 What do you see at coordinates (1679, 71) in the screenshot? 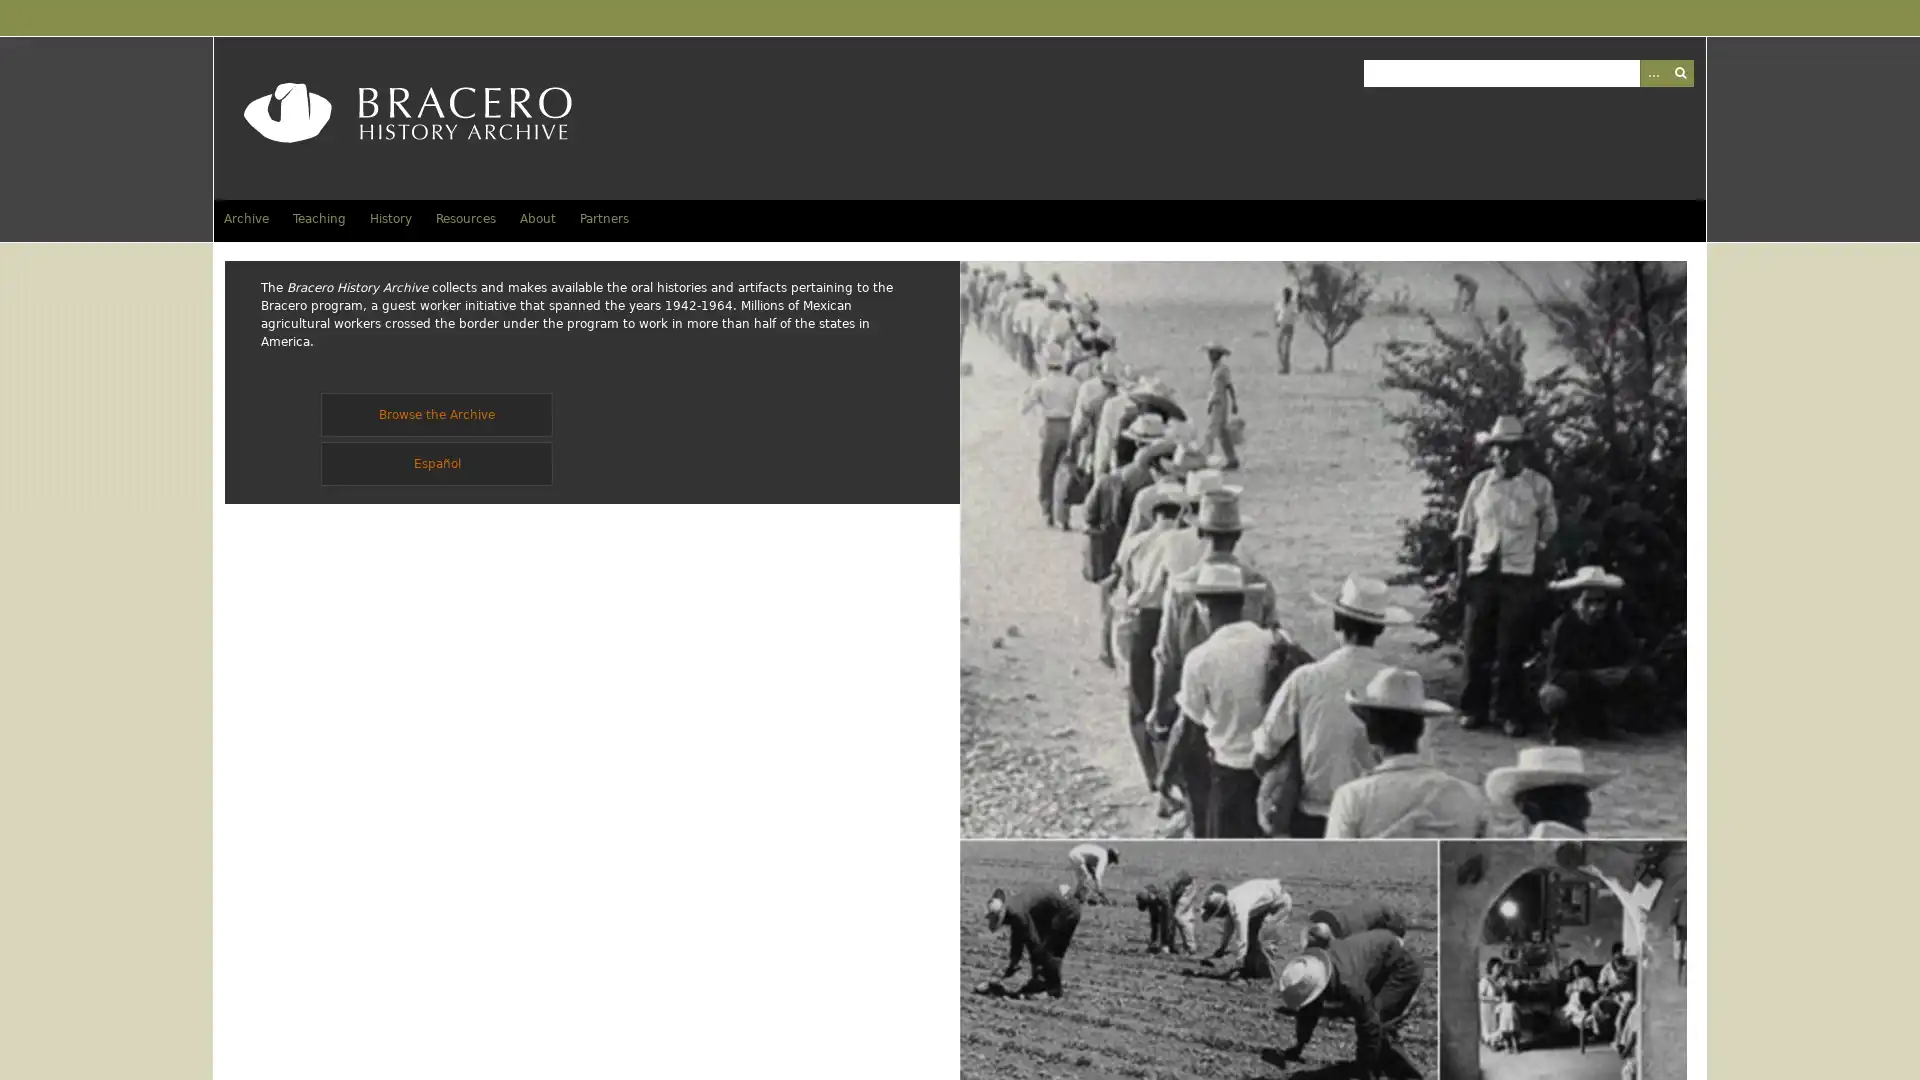
I see `Search` at bounding box center [1679, 71].